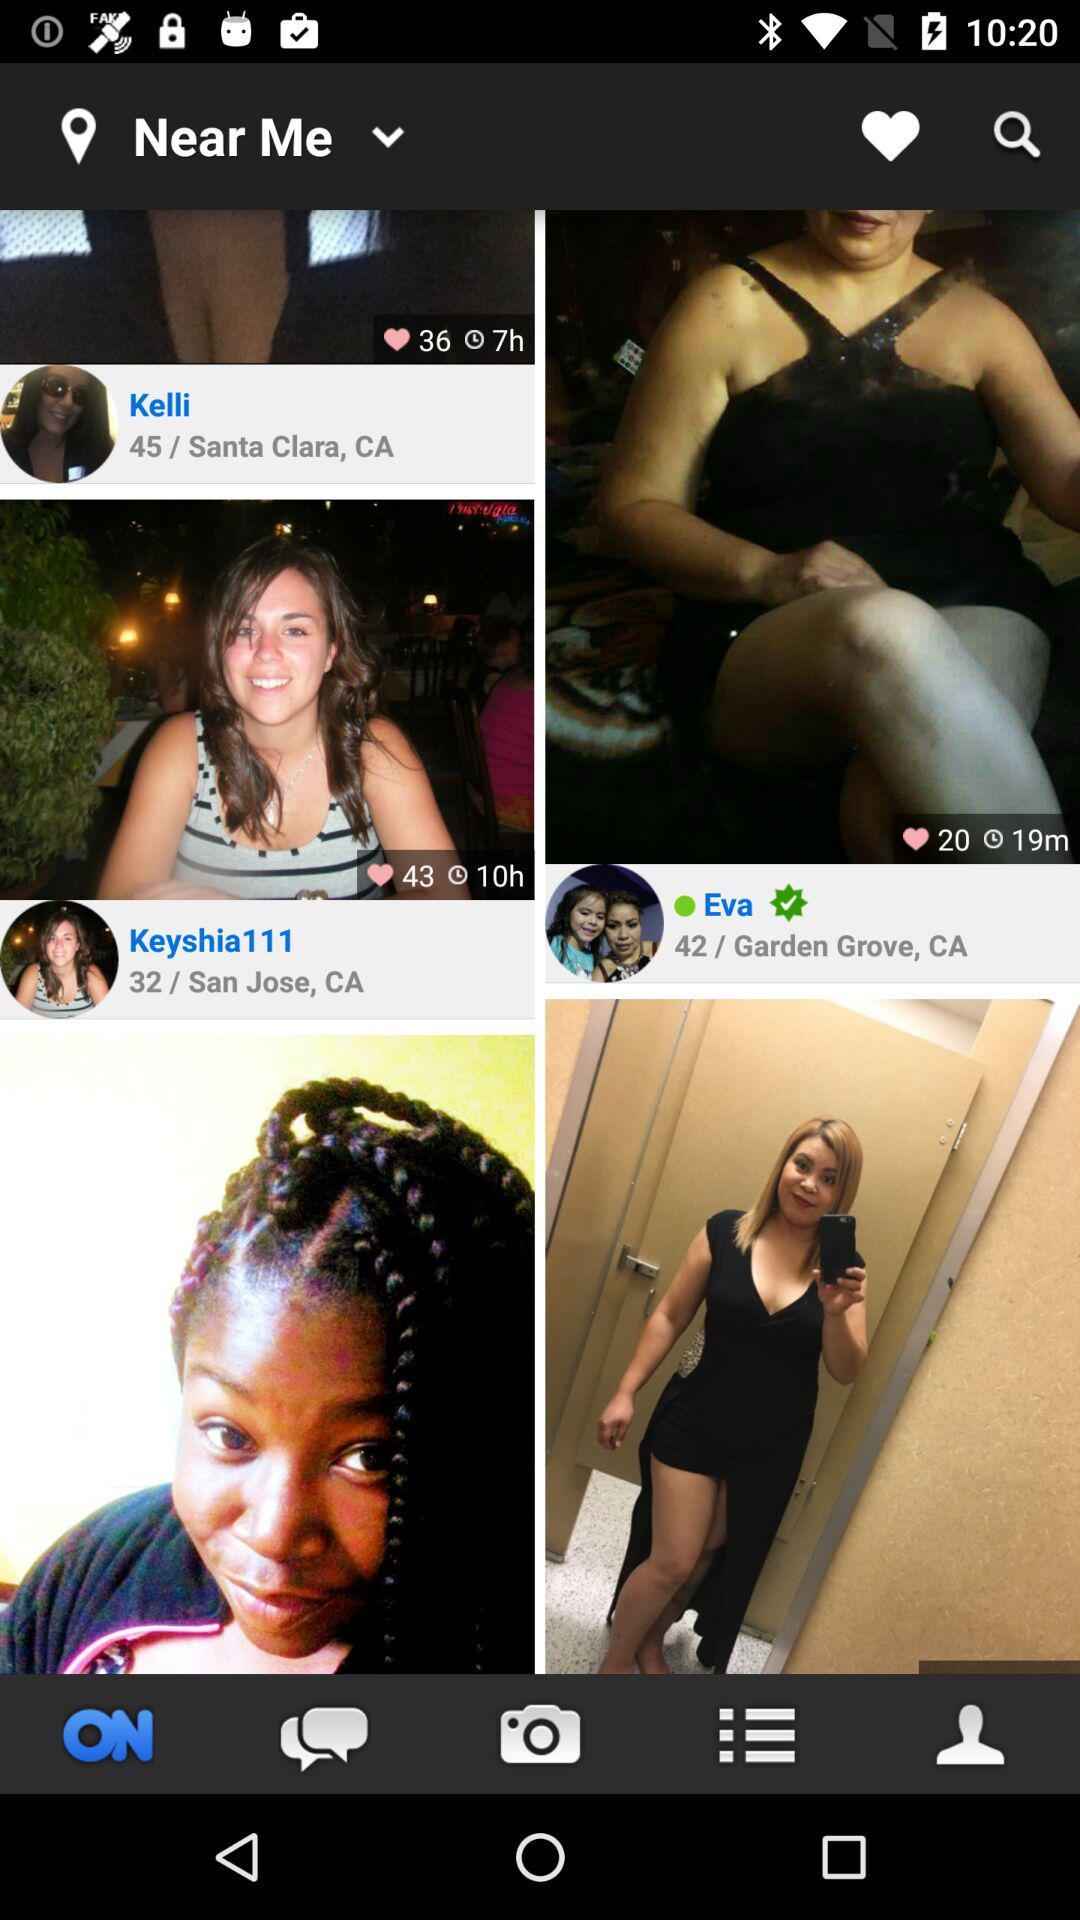  Describe the element at coordinates (812, 1336) in the screenshot. I see `profile` at that location.